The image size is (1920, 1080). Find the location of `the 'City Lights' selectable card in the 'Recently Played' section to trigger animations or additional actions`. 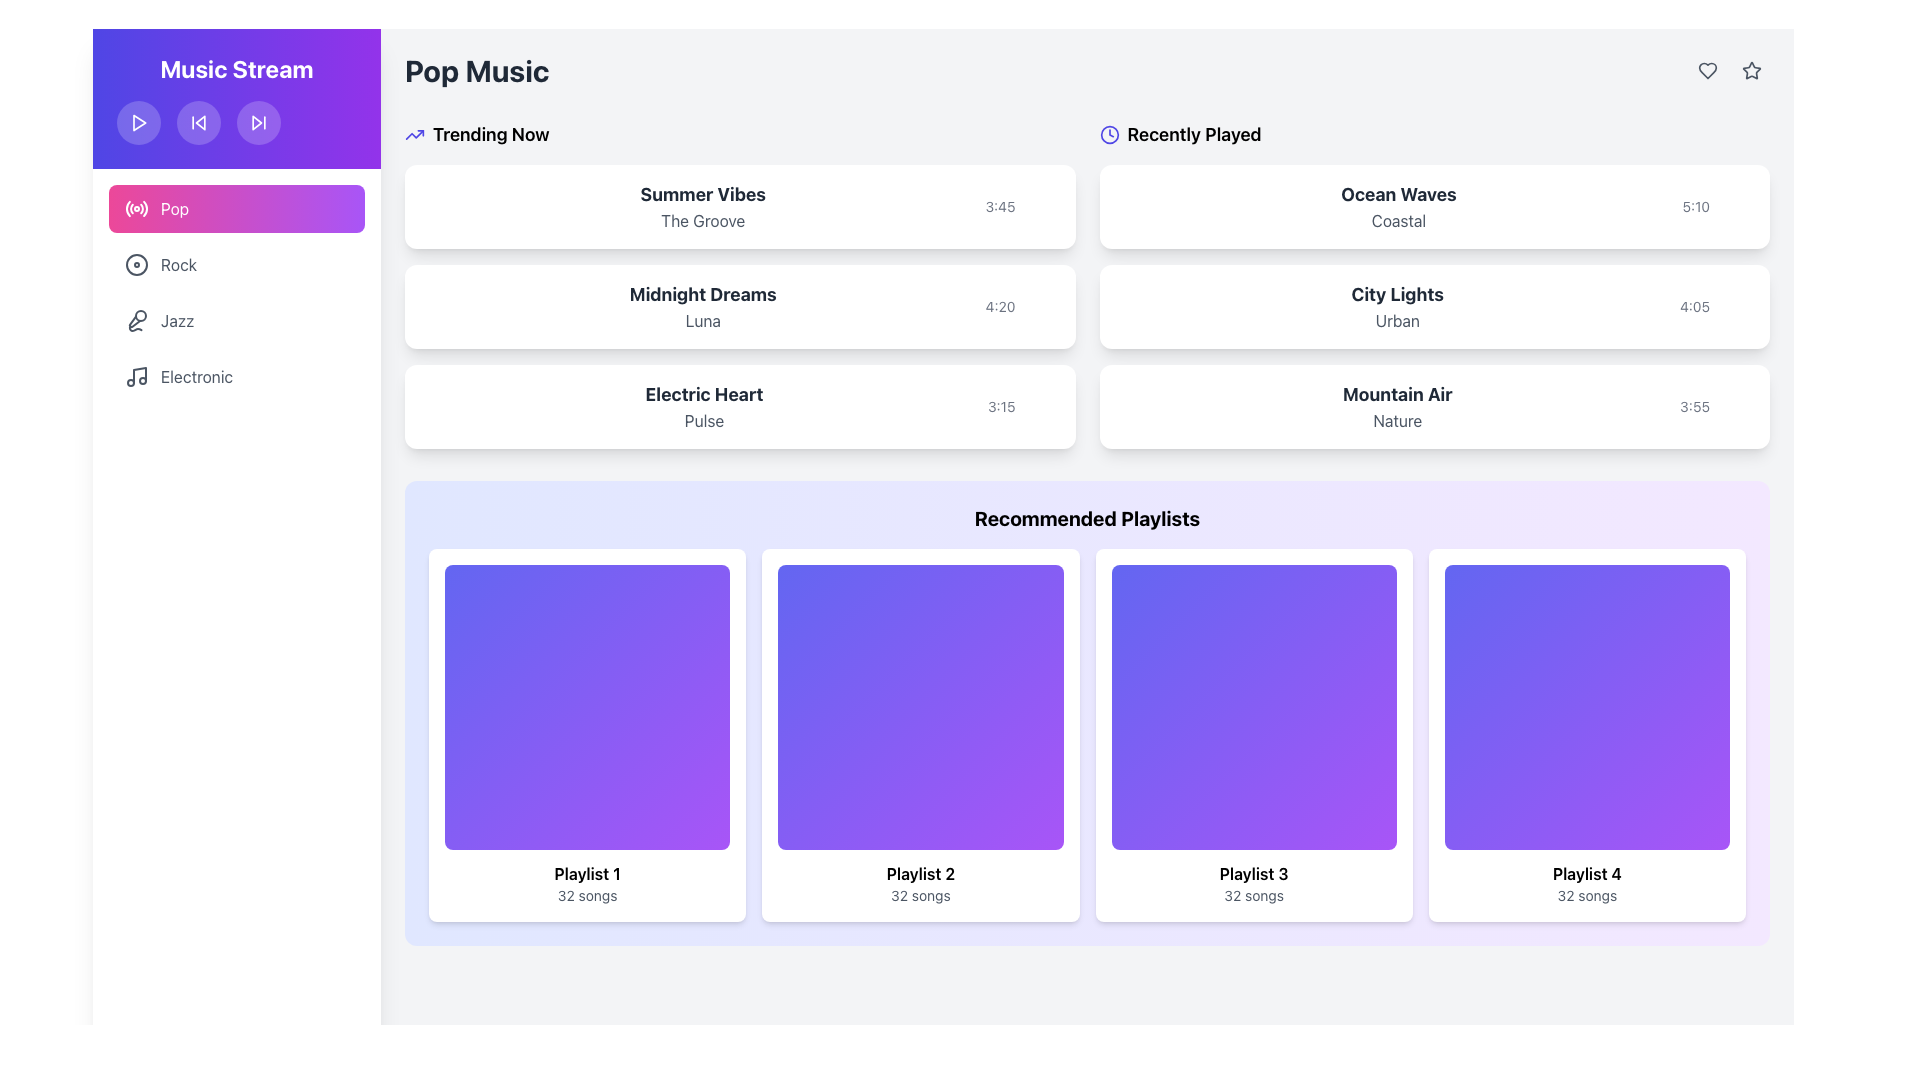

the 'City Lights' selectable card in the 'Recently Played' section to trigger animations or additional actions is located at coordinates (1433, 307).